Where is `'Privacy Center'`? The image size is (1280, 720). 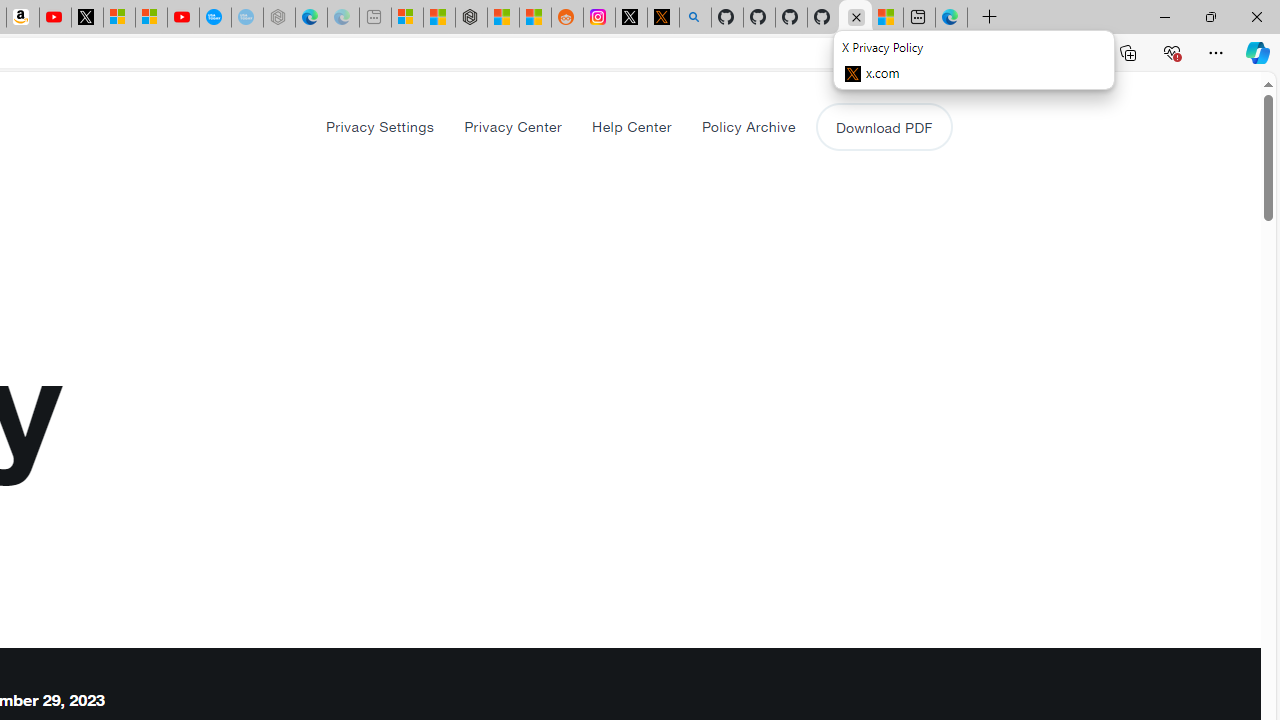
'Privacy Center' is located at coordinates (513, 126).